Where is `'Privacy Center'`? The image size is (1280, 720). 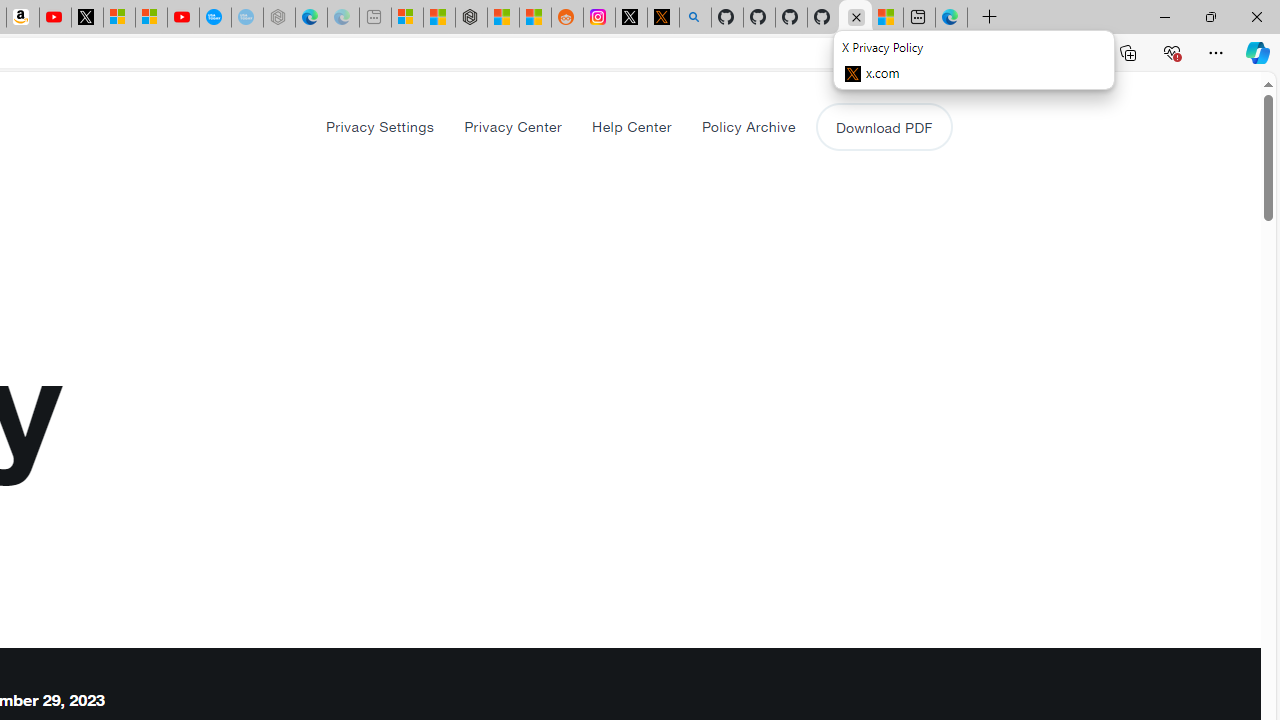
'Privacy Center' is located at coordinates (513, 126).